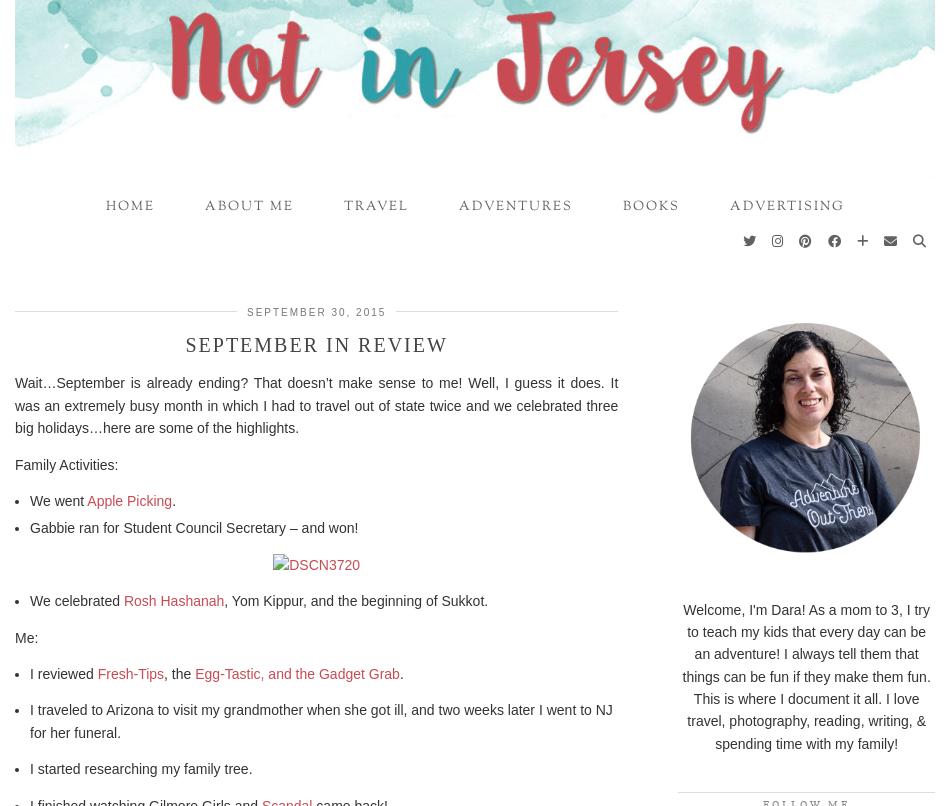 The height and width of the screenshot is (806, 950). I want to click on 'We celebrated', so click(76, 601).